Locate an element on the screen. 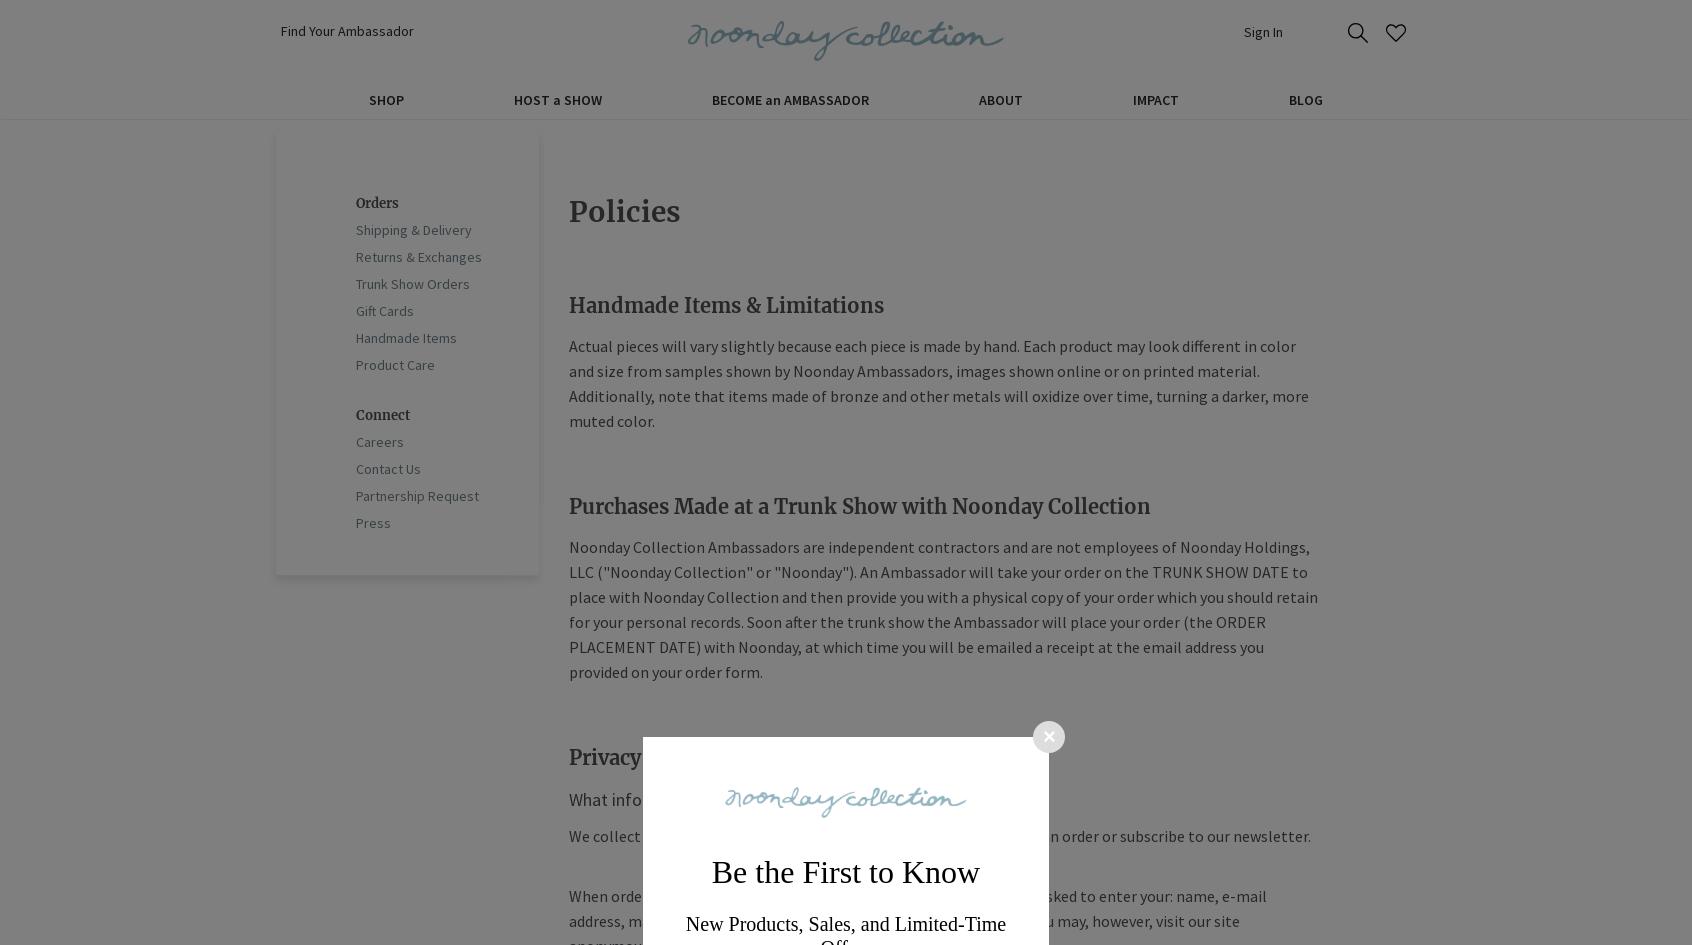 The image size is (1692, 945). 'AMBASSADOR' is located at coordinates (825, 98).